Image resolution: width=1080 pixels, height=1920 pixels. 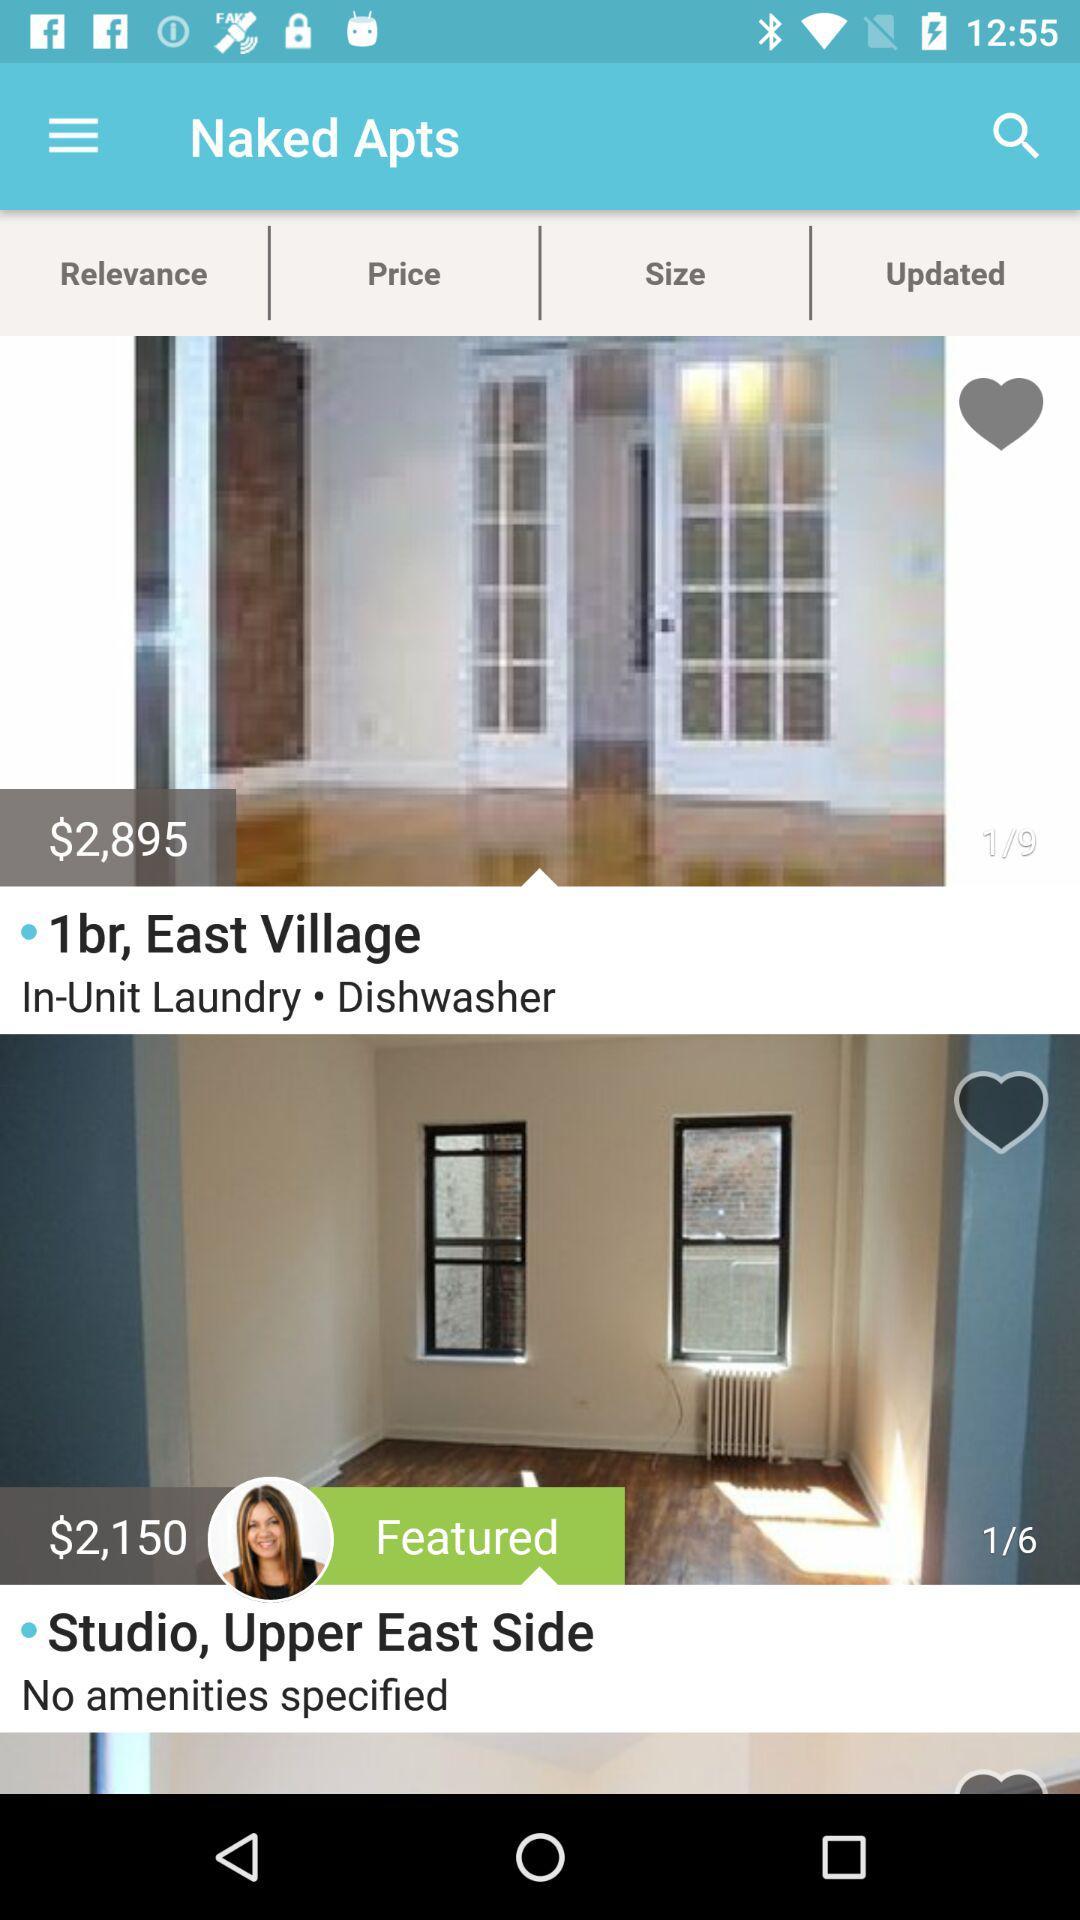 What do you see at coordinates (1017, 135) in the screenshot?
I see `the item to the right of size icon` at bounding box center [1017, 135].